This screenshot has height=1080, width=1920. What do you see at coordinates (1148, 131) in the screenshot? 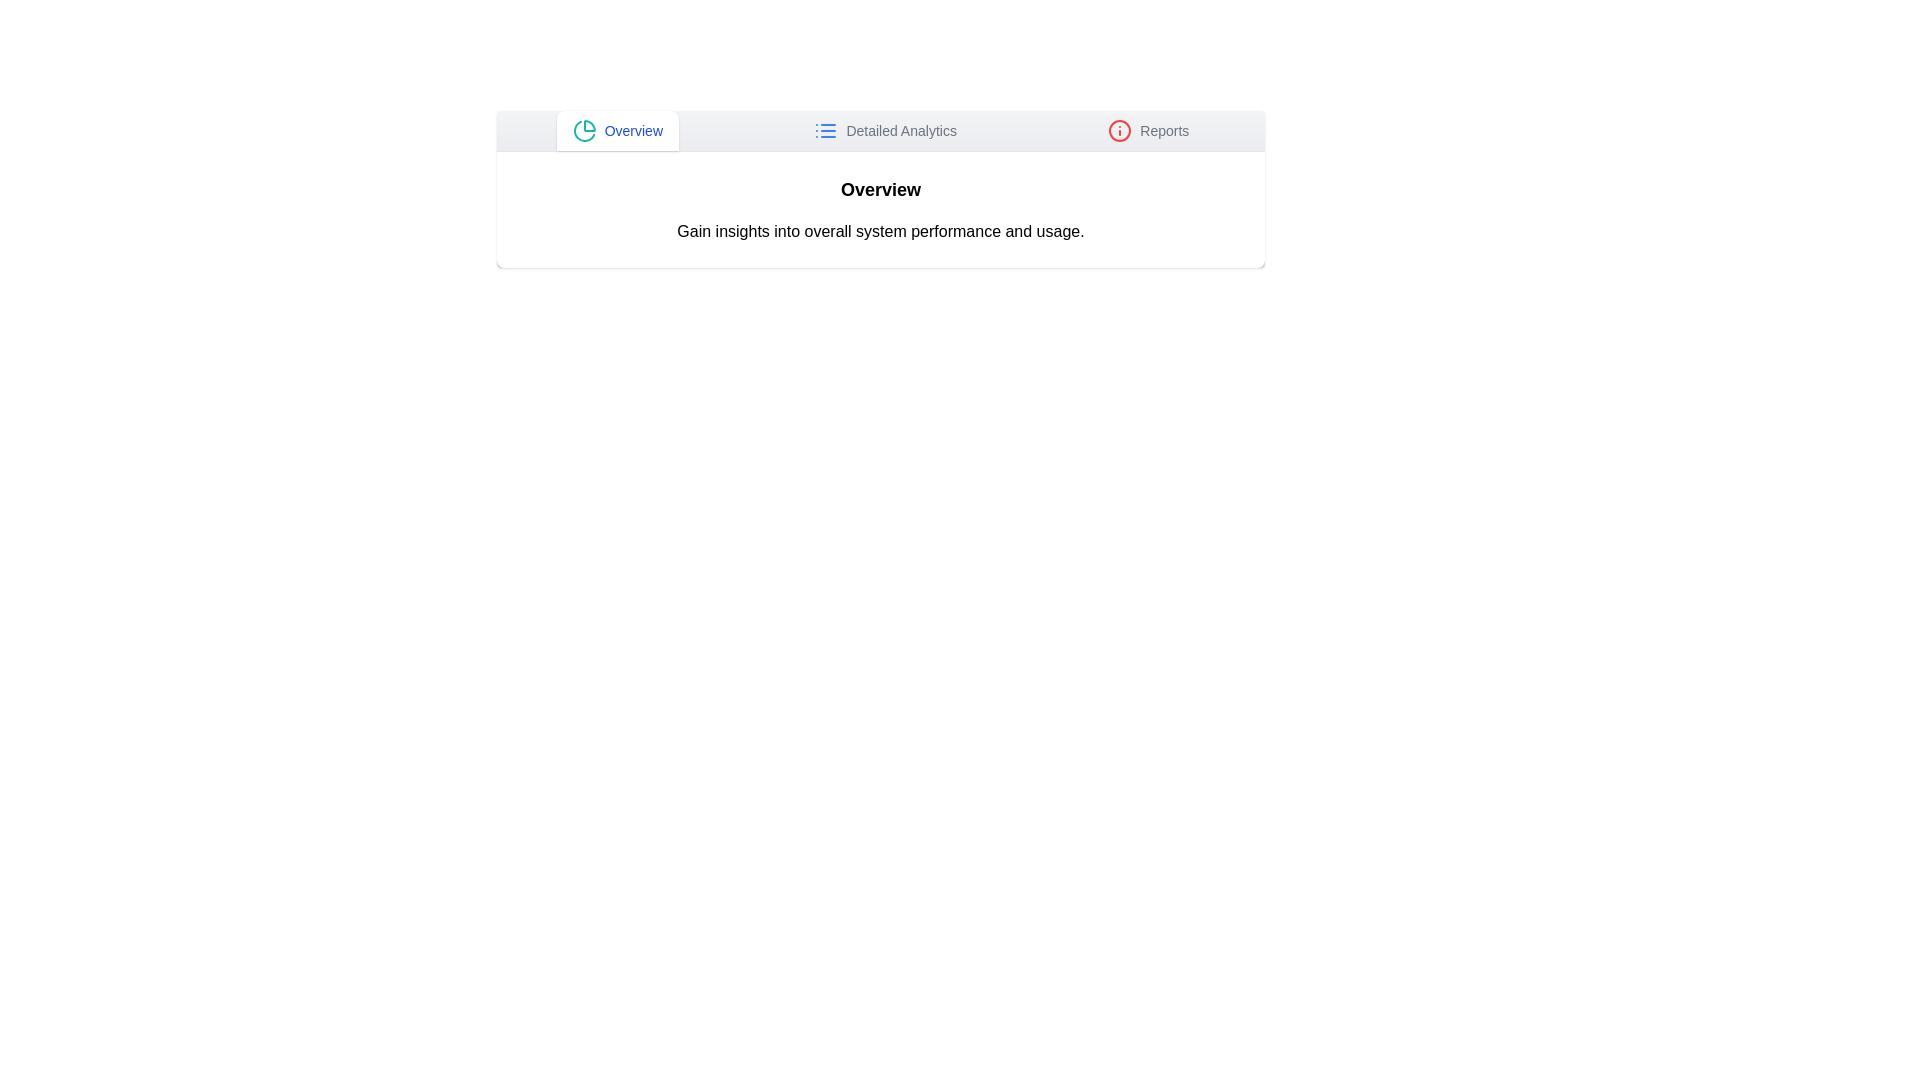
I see `the tab labeled Reports` at bounding box center [1148, 131].